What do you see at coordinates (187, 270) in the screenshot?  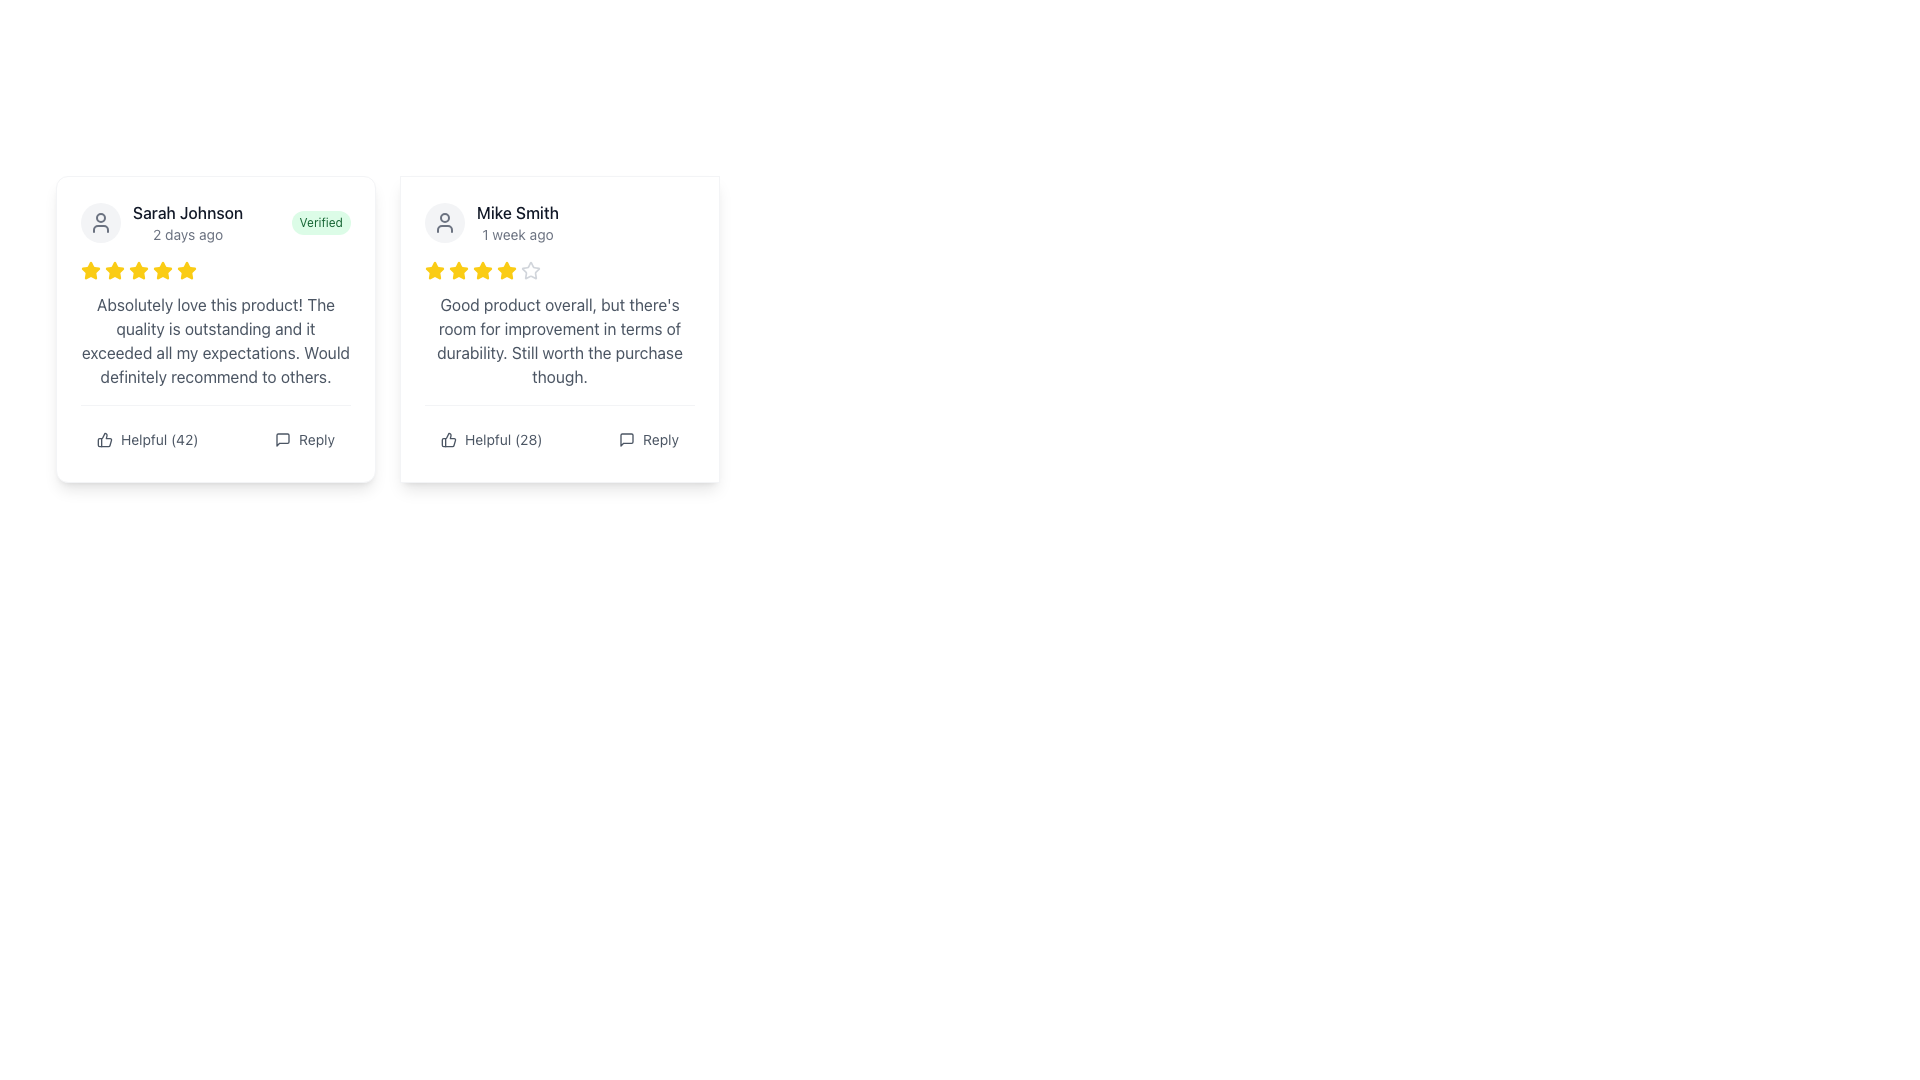 I see `the fourth star-shaped icon filled with yellow color in the first user review card under the heading 'Sarah Johnson' to emphasize it` at bounding box center [187, 270].